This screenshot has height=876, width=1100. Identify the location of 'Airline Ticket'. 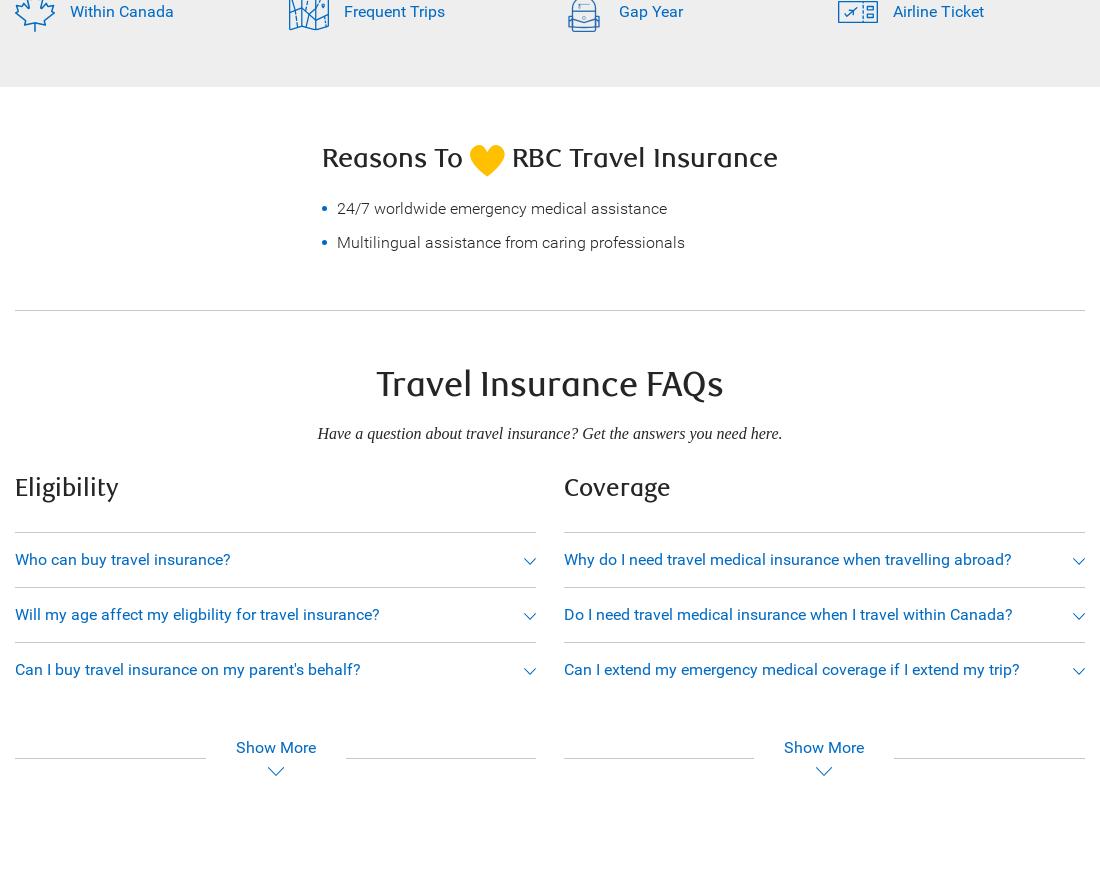
(890, 10).